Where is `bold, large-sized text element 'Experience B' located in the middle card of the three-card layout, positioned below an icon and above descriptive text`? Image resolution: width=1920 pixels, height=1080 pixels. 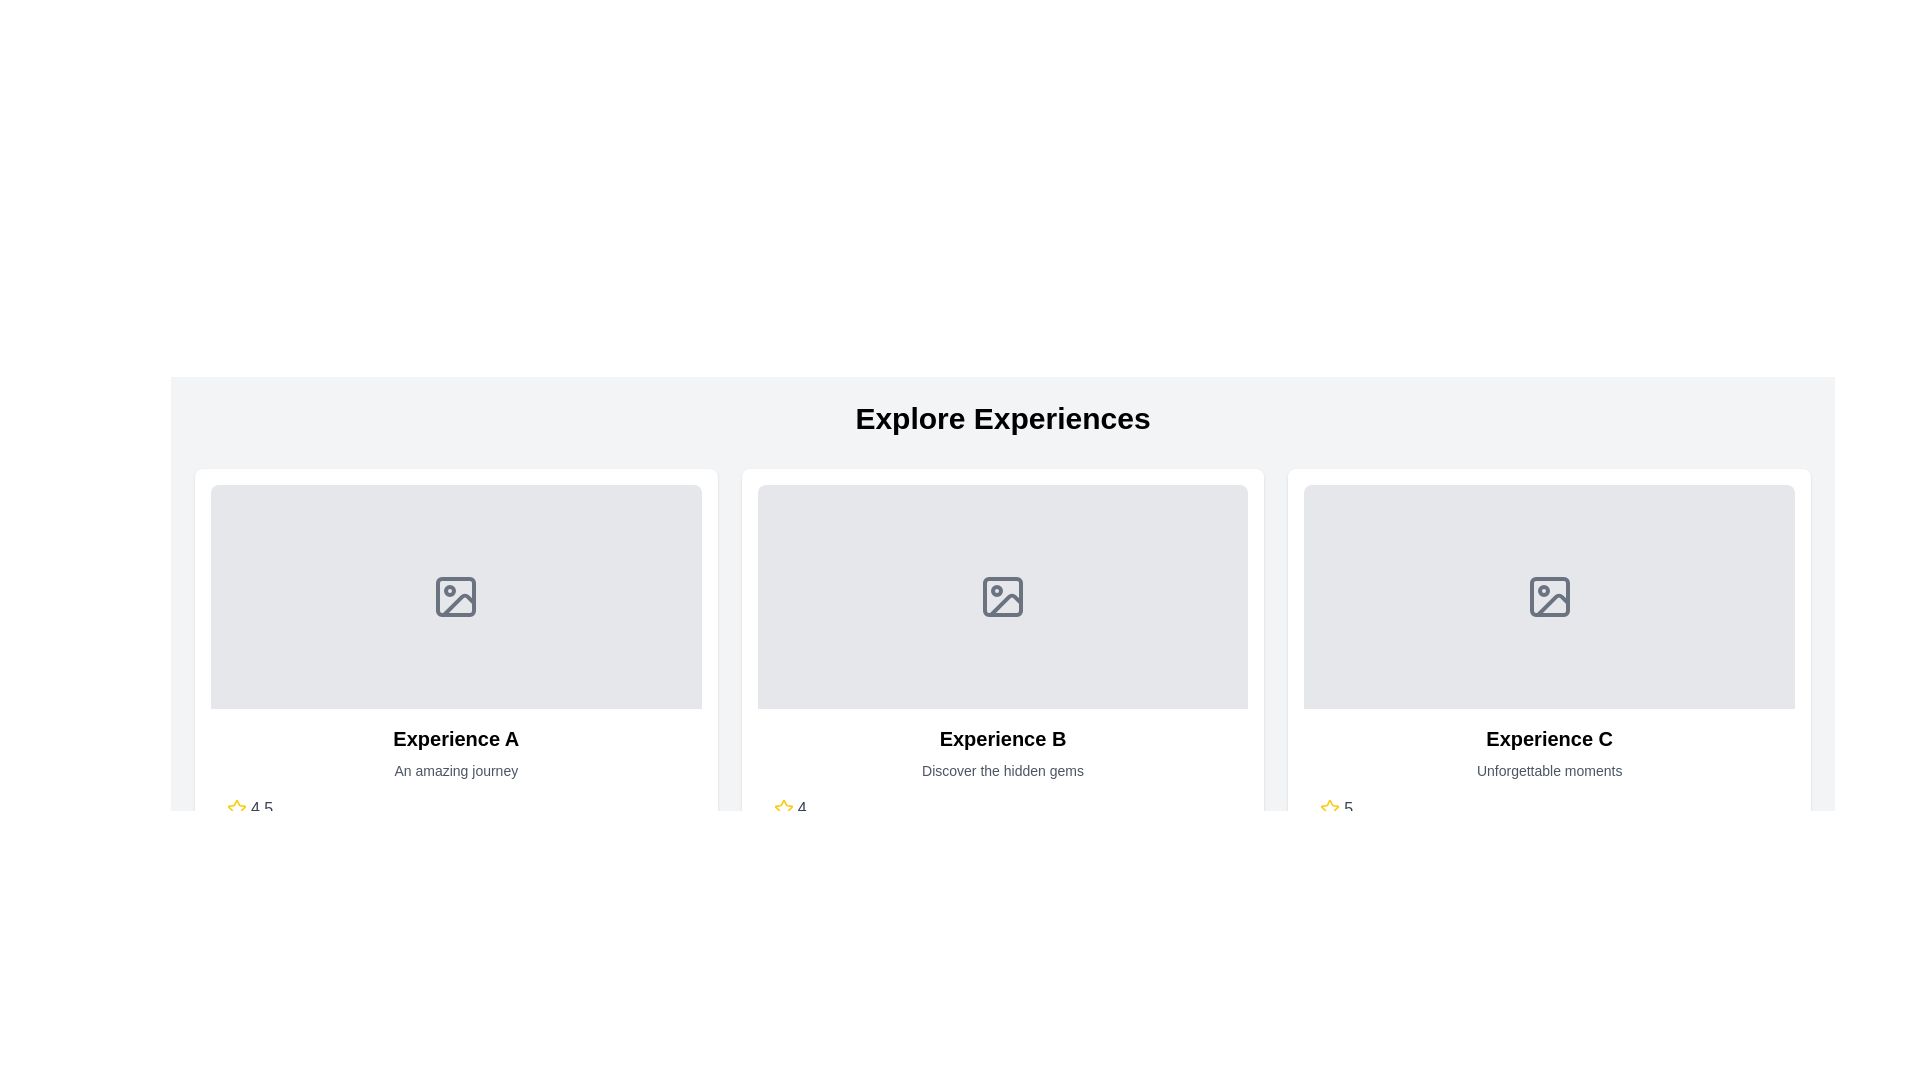
bold, large-sized text element 'Experience B' located in the middle card of the three-card layout, positioned below an icon and above descriptive text is located at coordinates (1003, 739).